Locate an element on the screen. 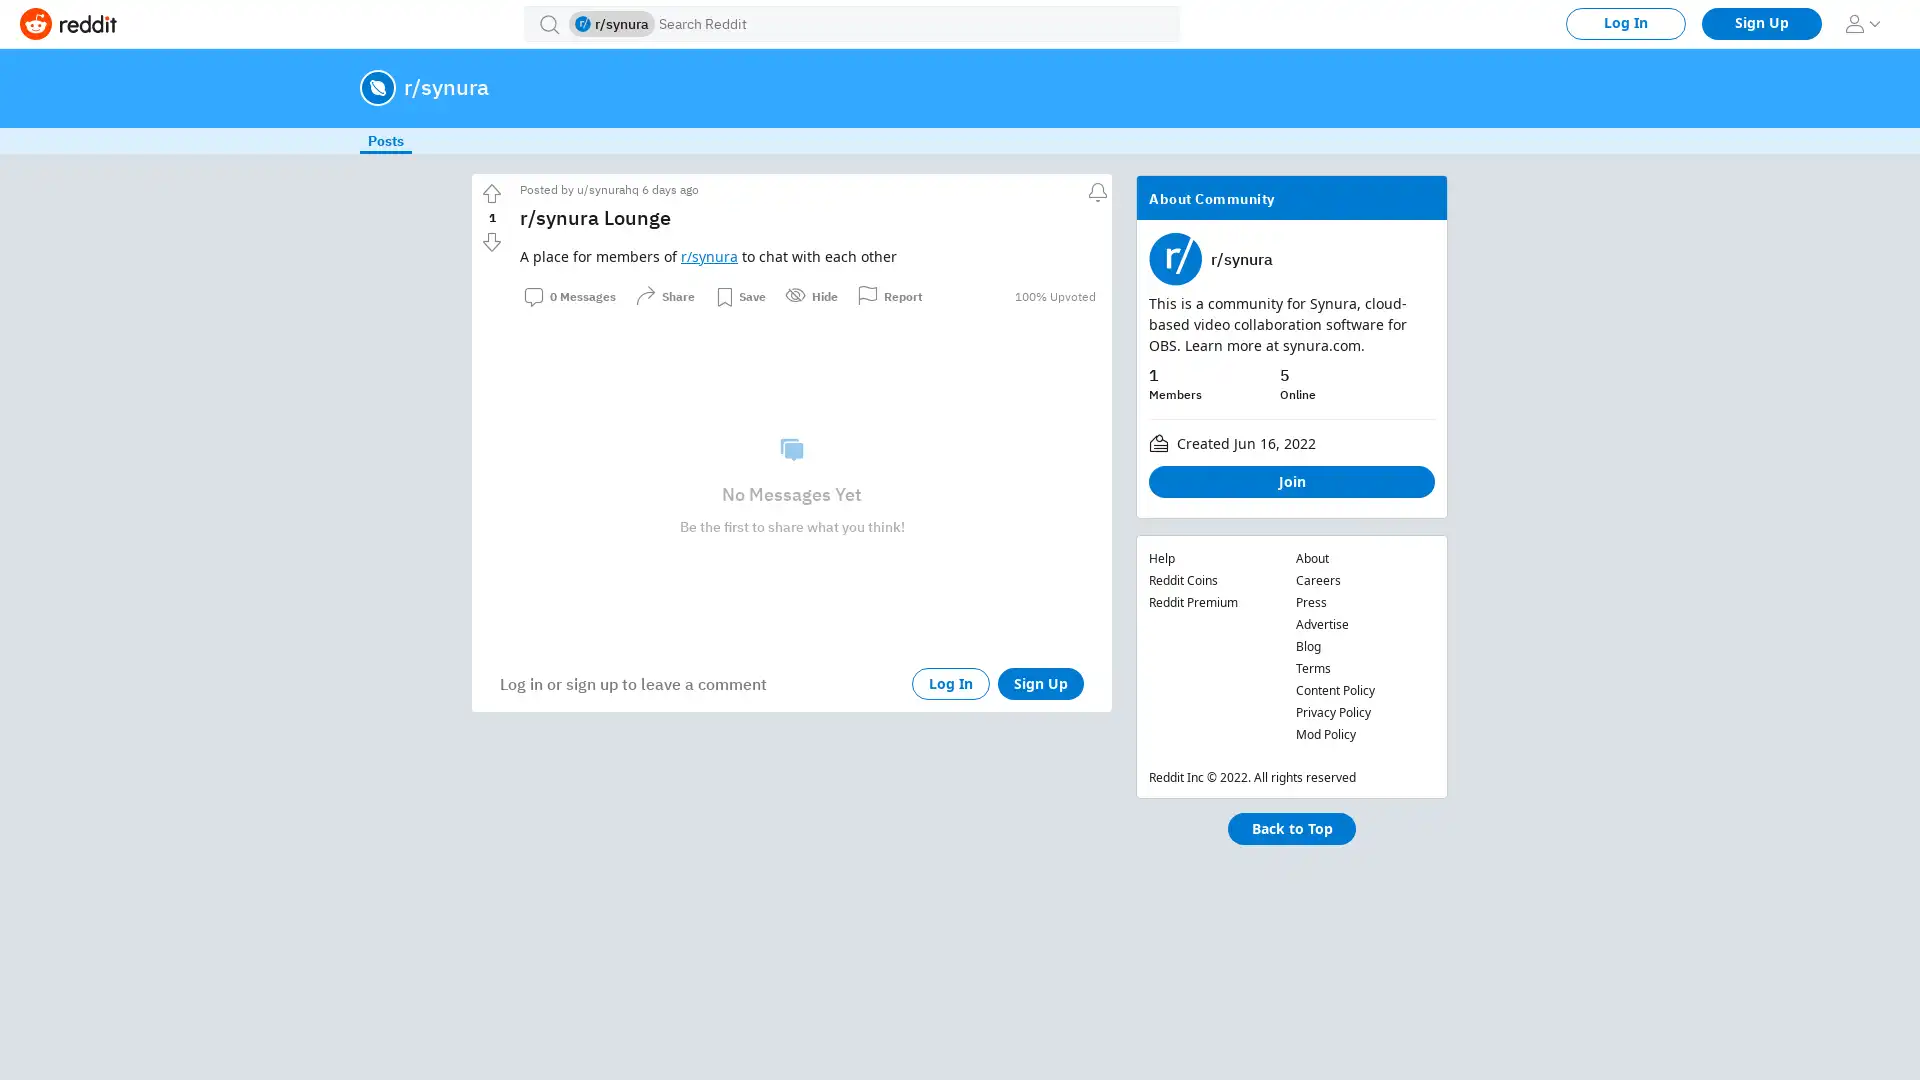 This screenshot has width=1920, height=1080. Back to Top is located at coordinates (1291, 829).